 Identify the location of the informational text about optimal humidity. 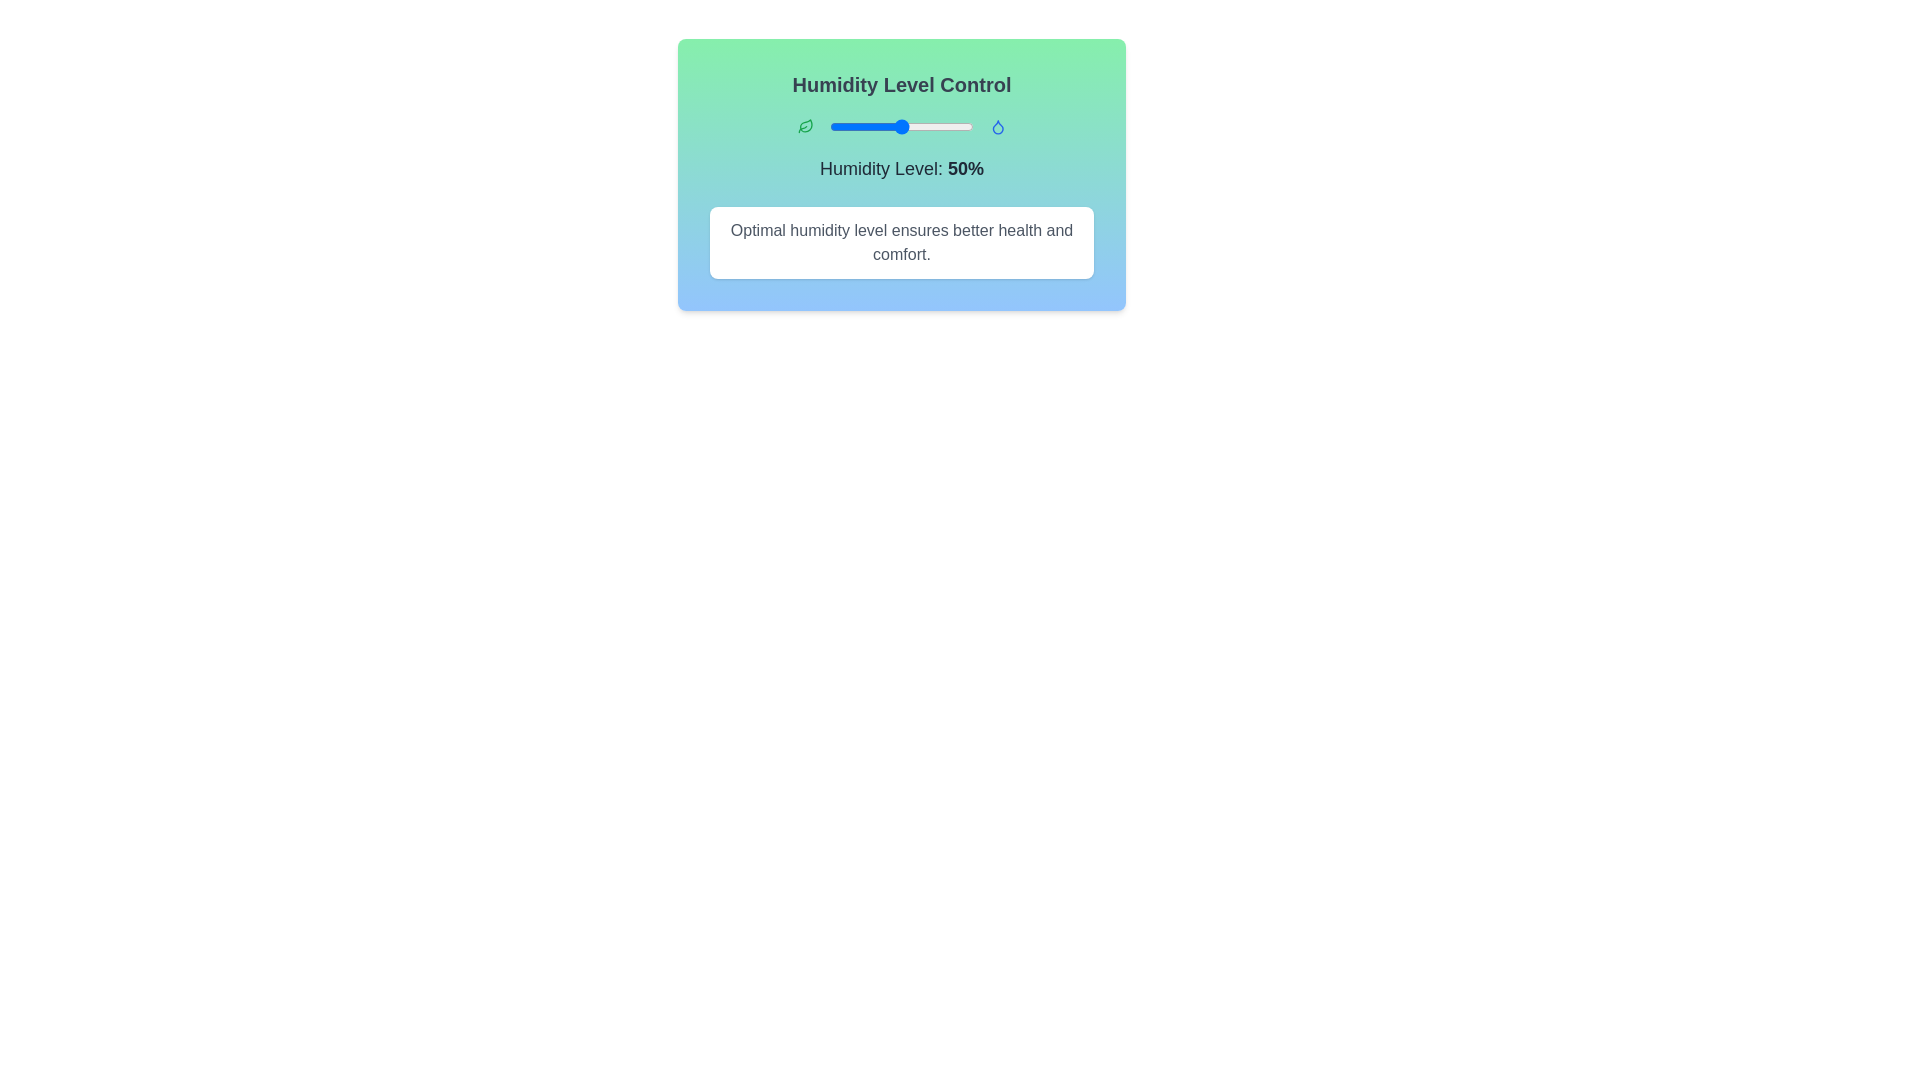
(901, 242).